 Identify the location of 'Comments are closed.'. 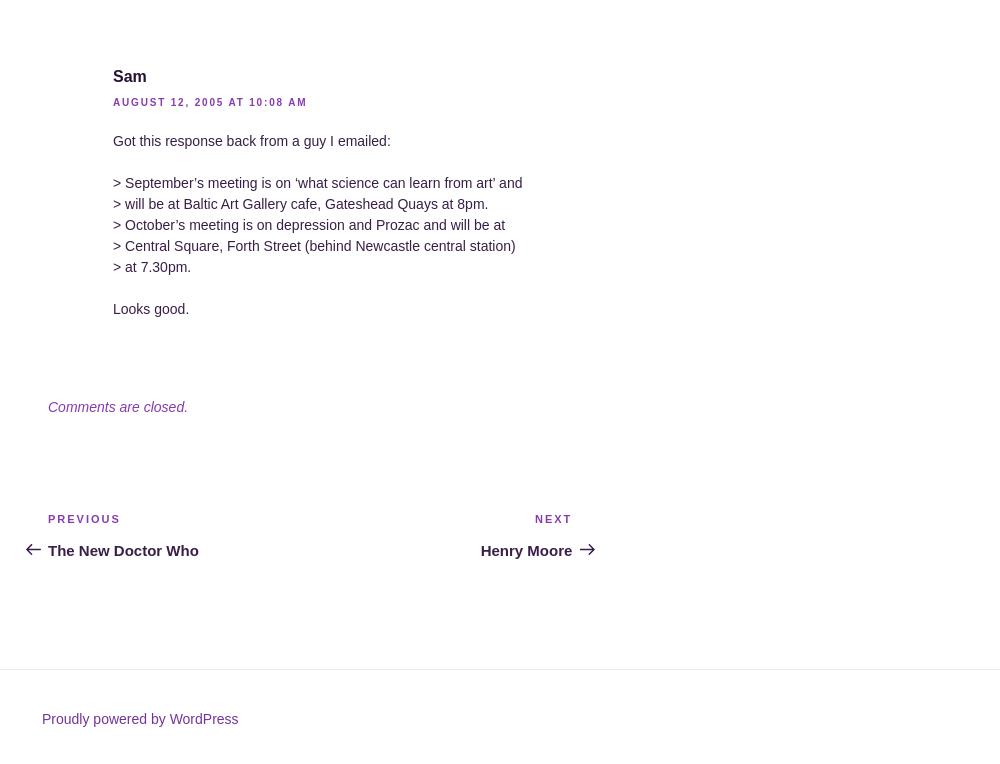
(117, 405).